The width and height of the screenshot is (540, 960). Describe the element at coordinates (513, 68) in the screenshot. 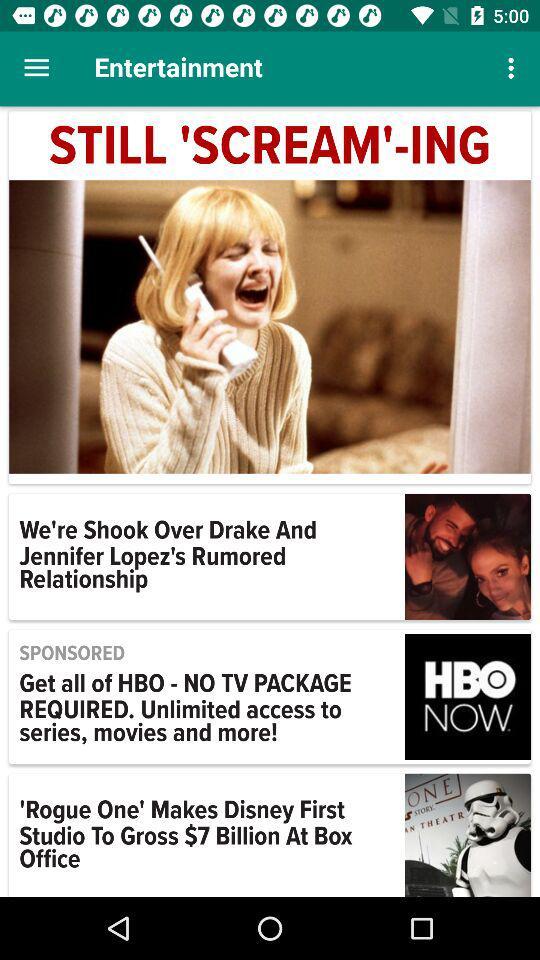

I see `the item at the top right corner` at that location.